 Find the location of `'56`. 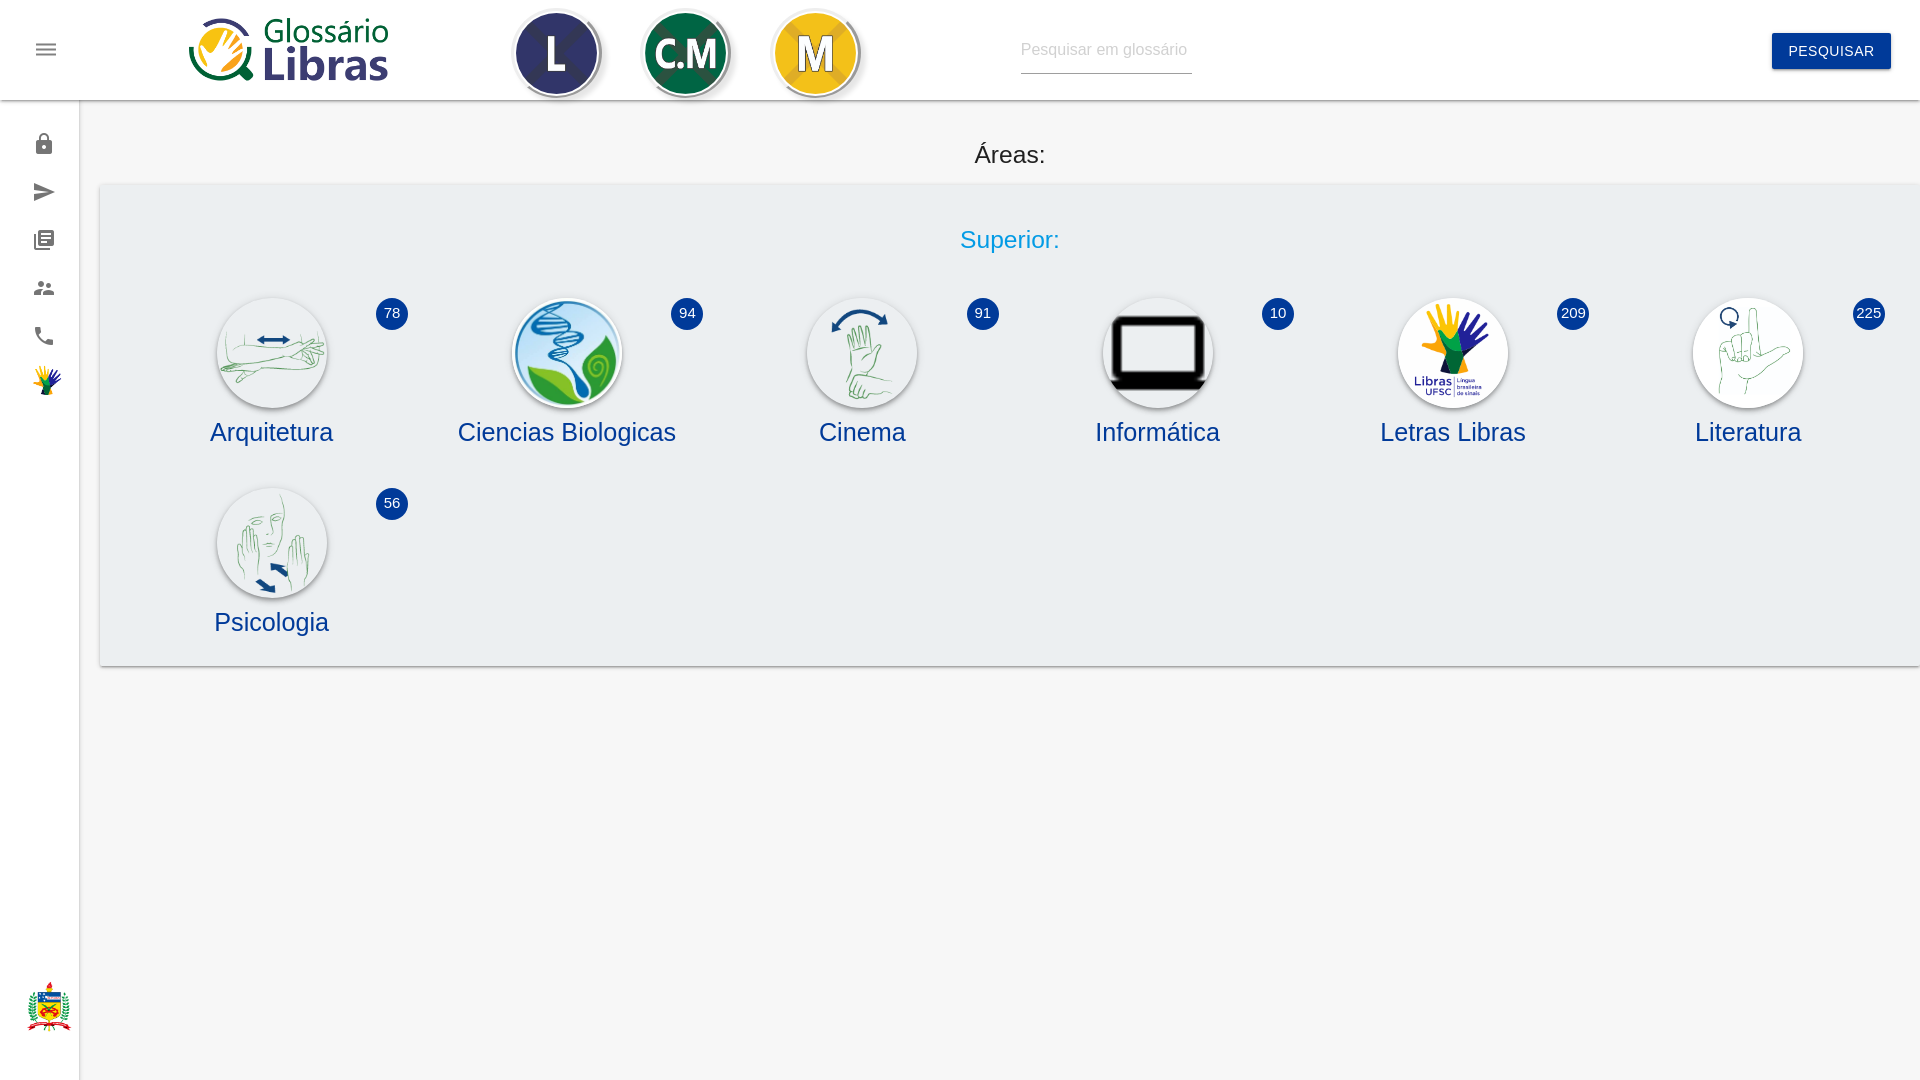

'56 is located at coordinates (270, 612).